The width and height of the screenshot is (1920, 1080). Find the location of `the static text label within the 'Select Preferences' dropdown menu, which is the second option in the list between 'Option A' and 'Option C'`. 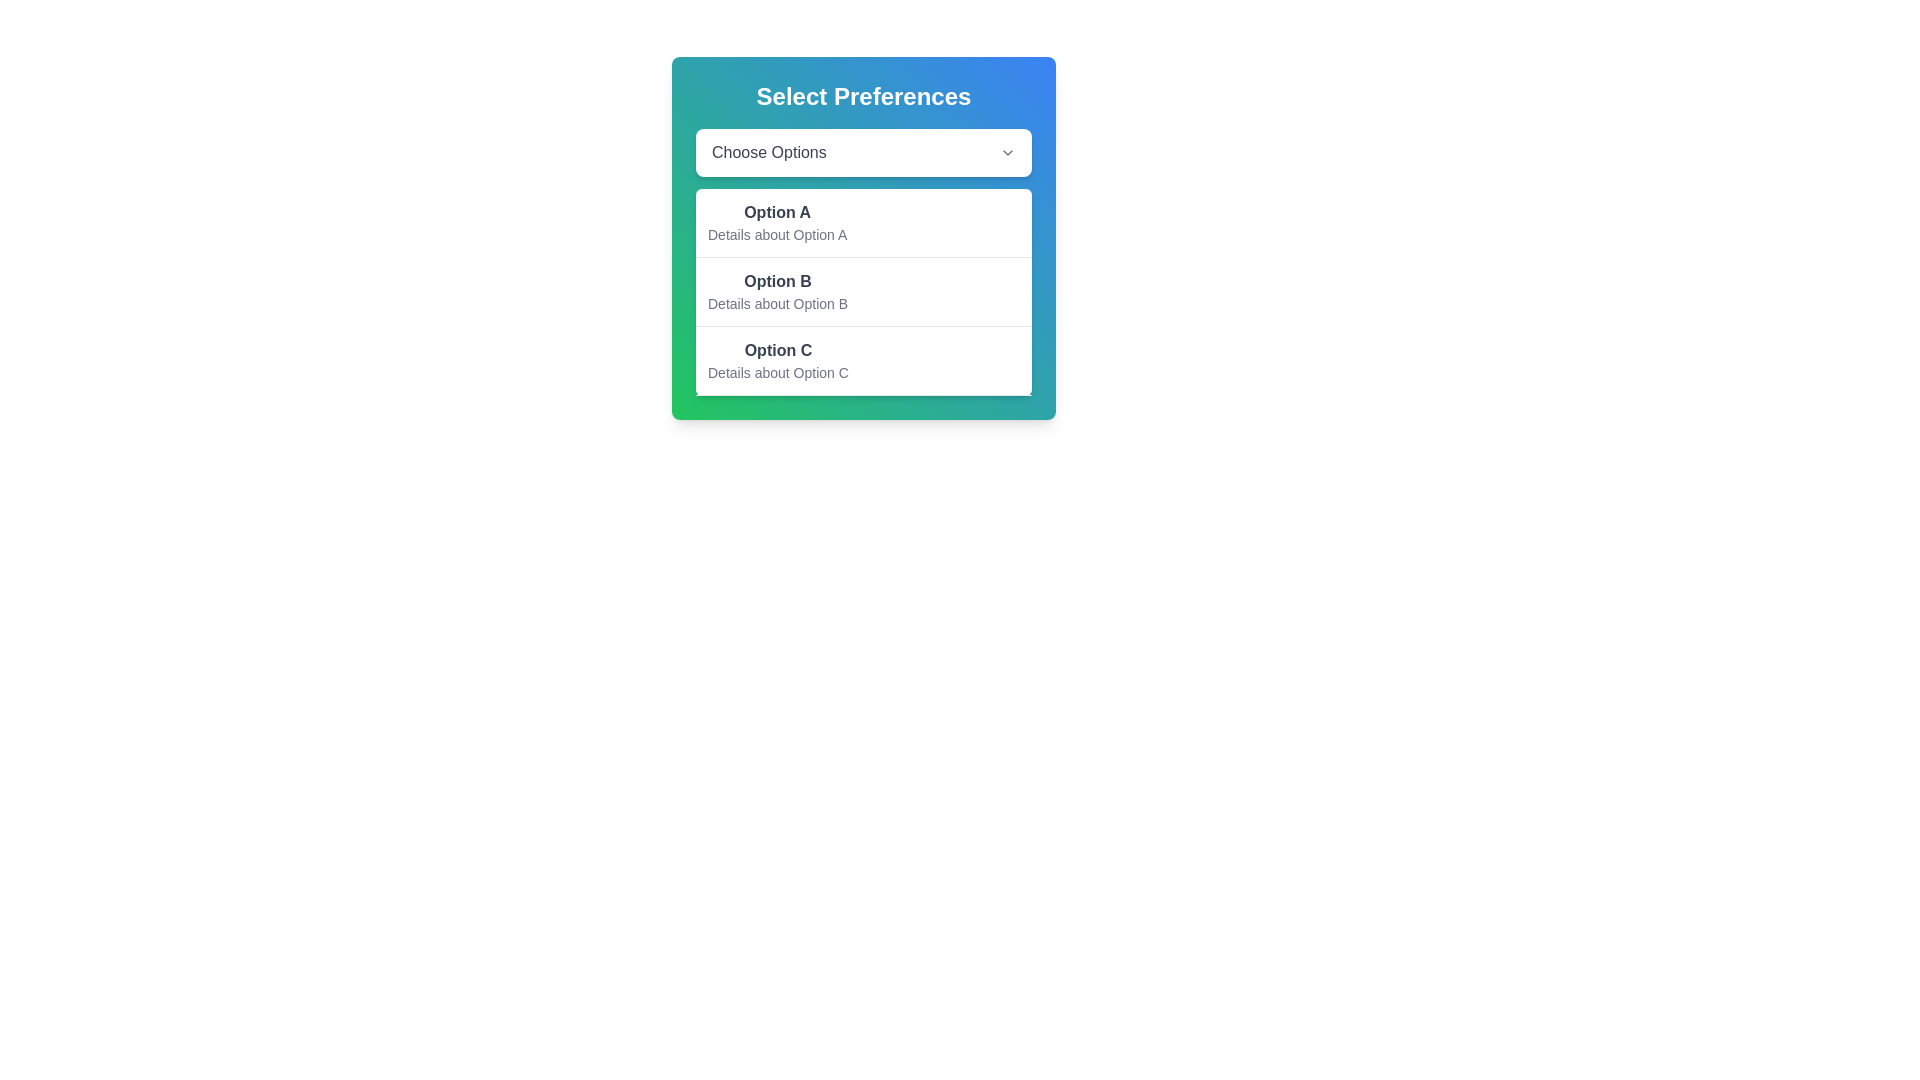

the static text label within the 'Select Preferences' dropdown menu, which is the second option in the list between 'Option A' and 'Option C' is located at coordinates (776, 281).